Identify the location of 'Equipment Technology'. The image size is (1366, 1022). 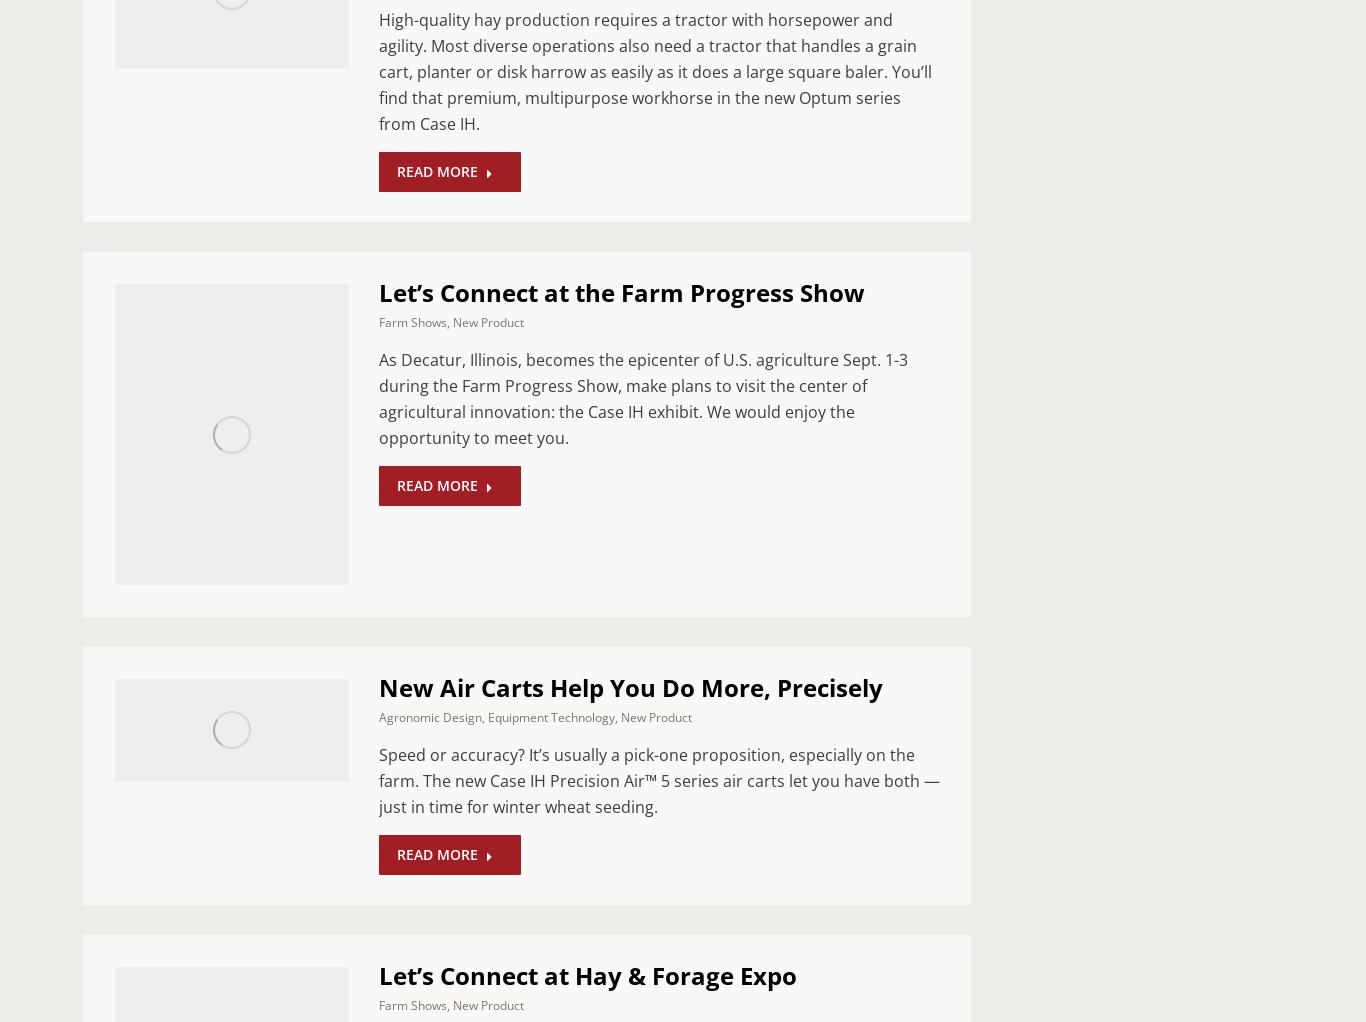
(551, 716).